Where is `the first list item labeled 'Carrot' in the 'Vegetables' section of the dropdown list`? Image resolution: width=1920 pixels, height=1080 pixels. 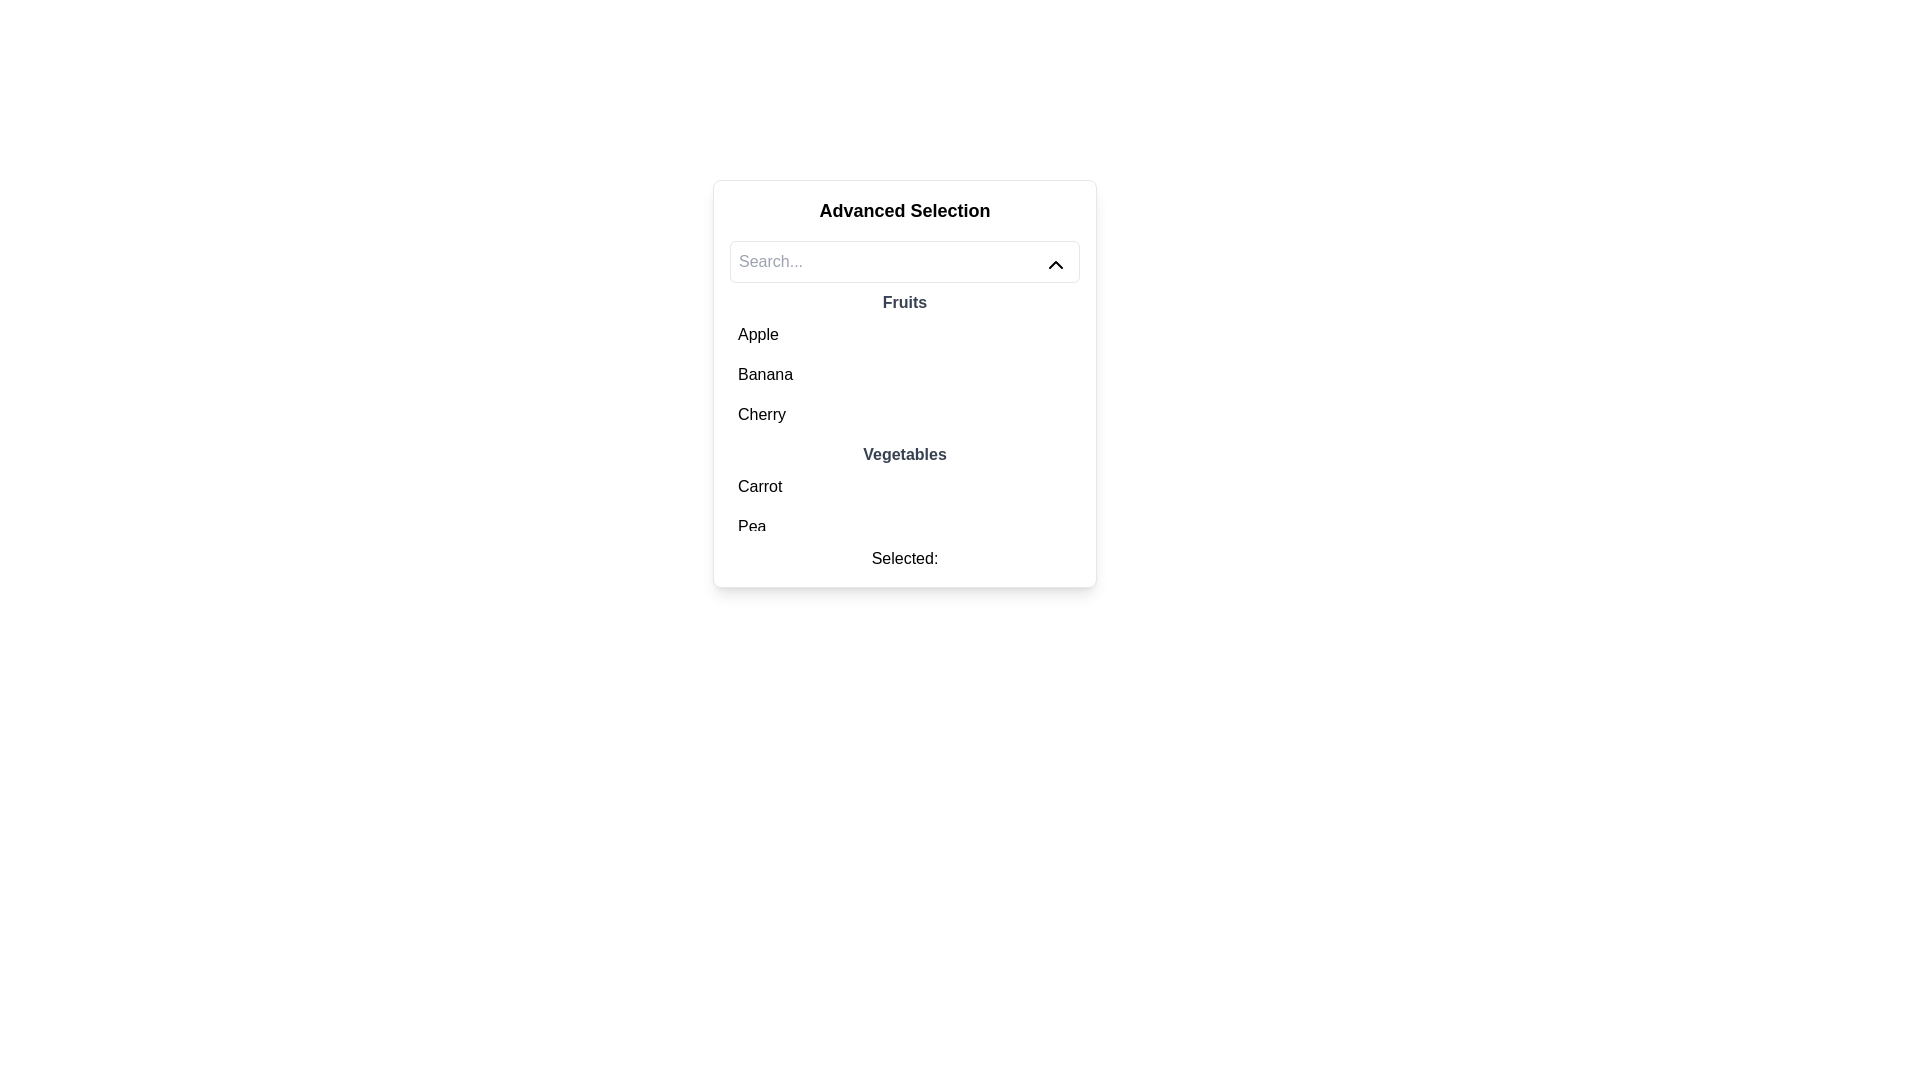 the first list item labeled 'Carrot' in the 'Vegetables' section of the dropdown list is located at coordinates (904, 486).